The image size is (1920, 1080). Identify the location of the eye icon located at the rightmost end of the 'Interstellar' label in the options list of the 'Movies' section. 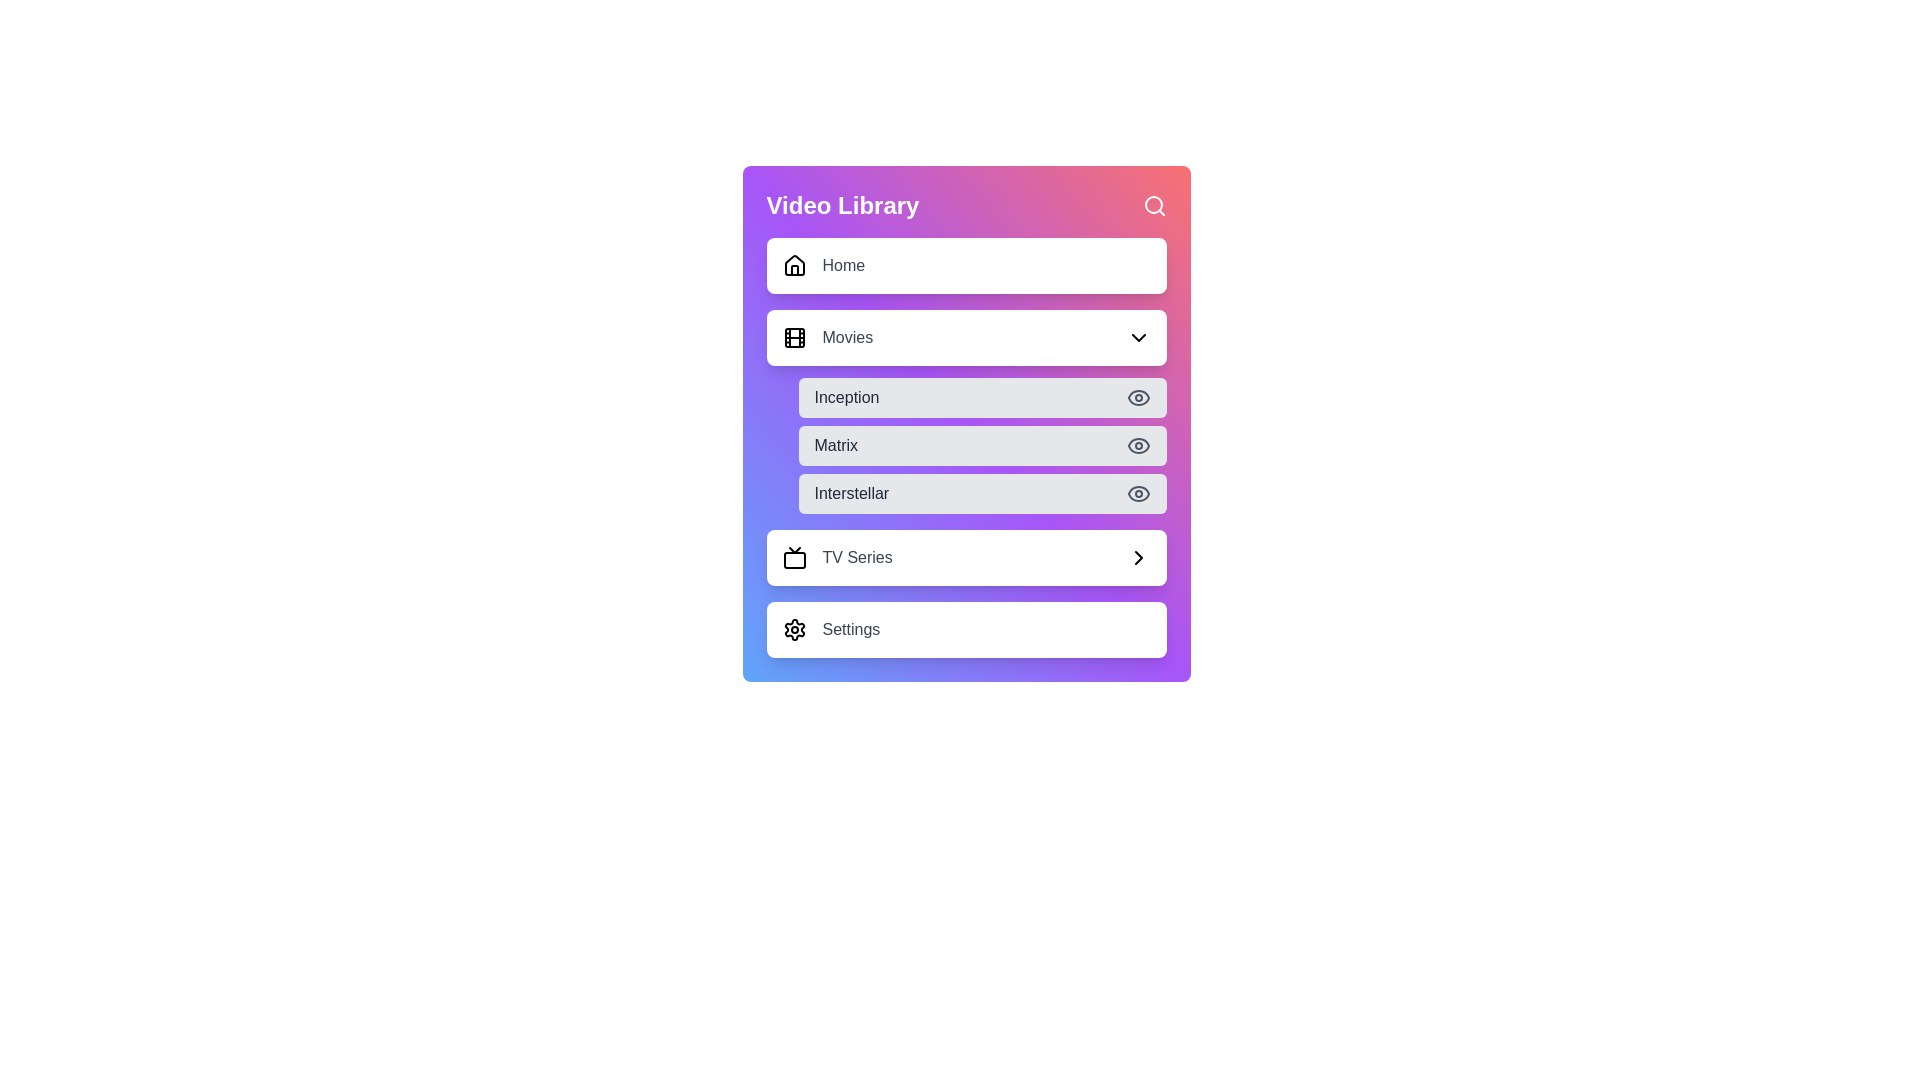
(1138, 493).